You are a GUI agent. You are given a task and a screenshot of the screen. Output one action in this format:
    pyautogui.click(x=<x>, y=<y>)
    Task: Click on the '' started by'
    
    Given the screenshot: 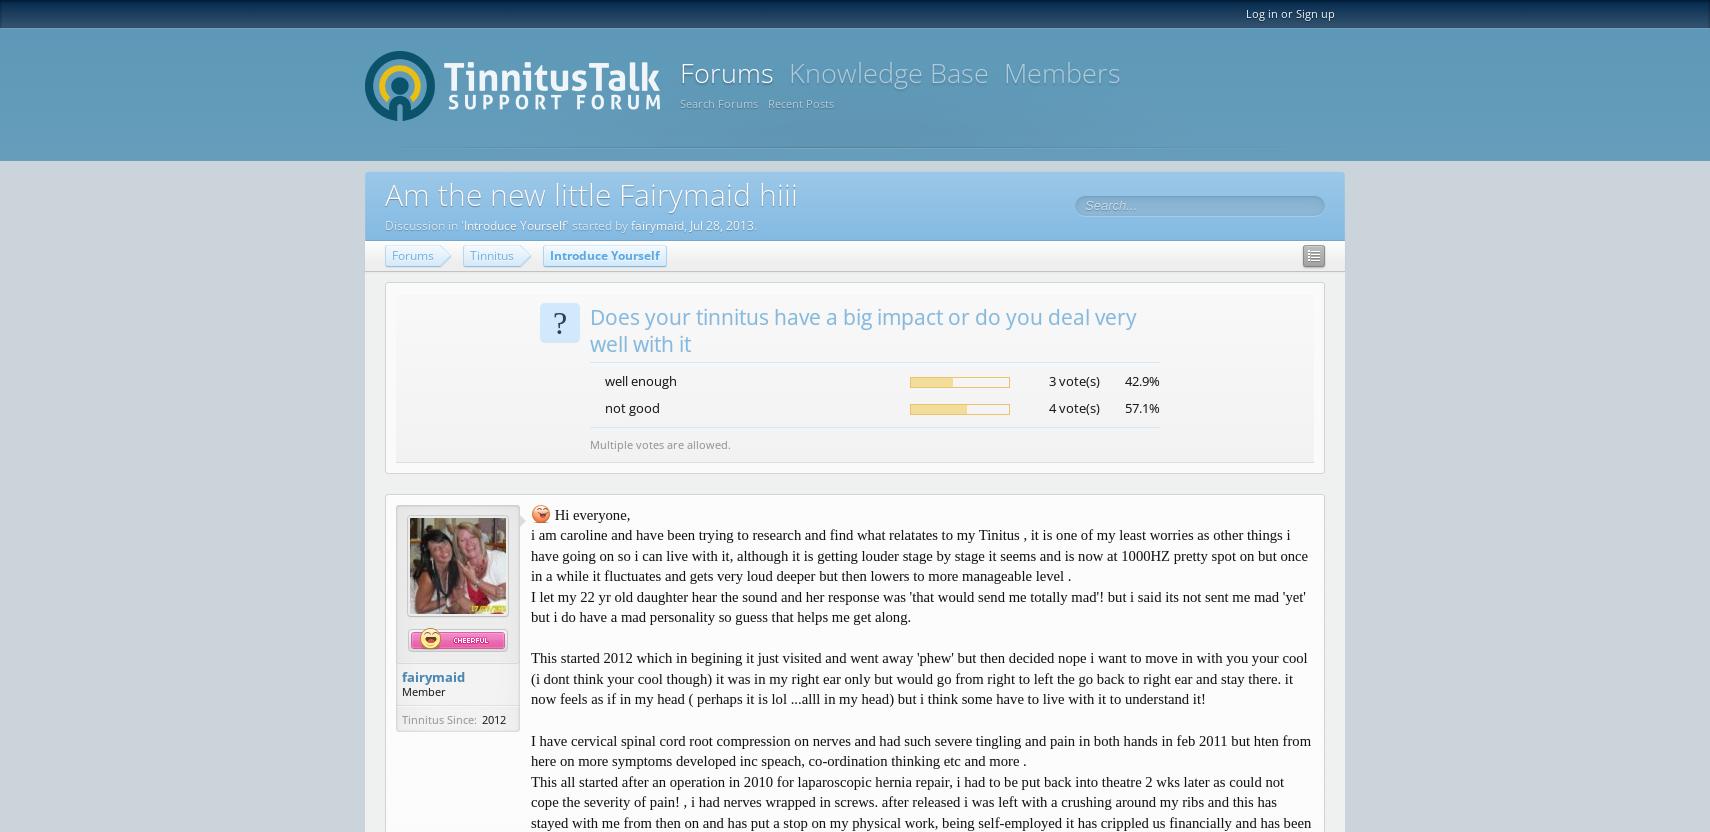 What is the action you would take?
    pyautogui.click(x=598, y=225)
    